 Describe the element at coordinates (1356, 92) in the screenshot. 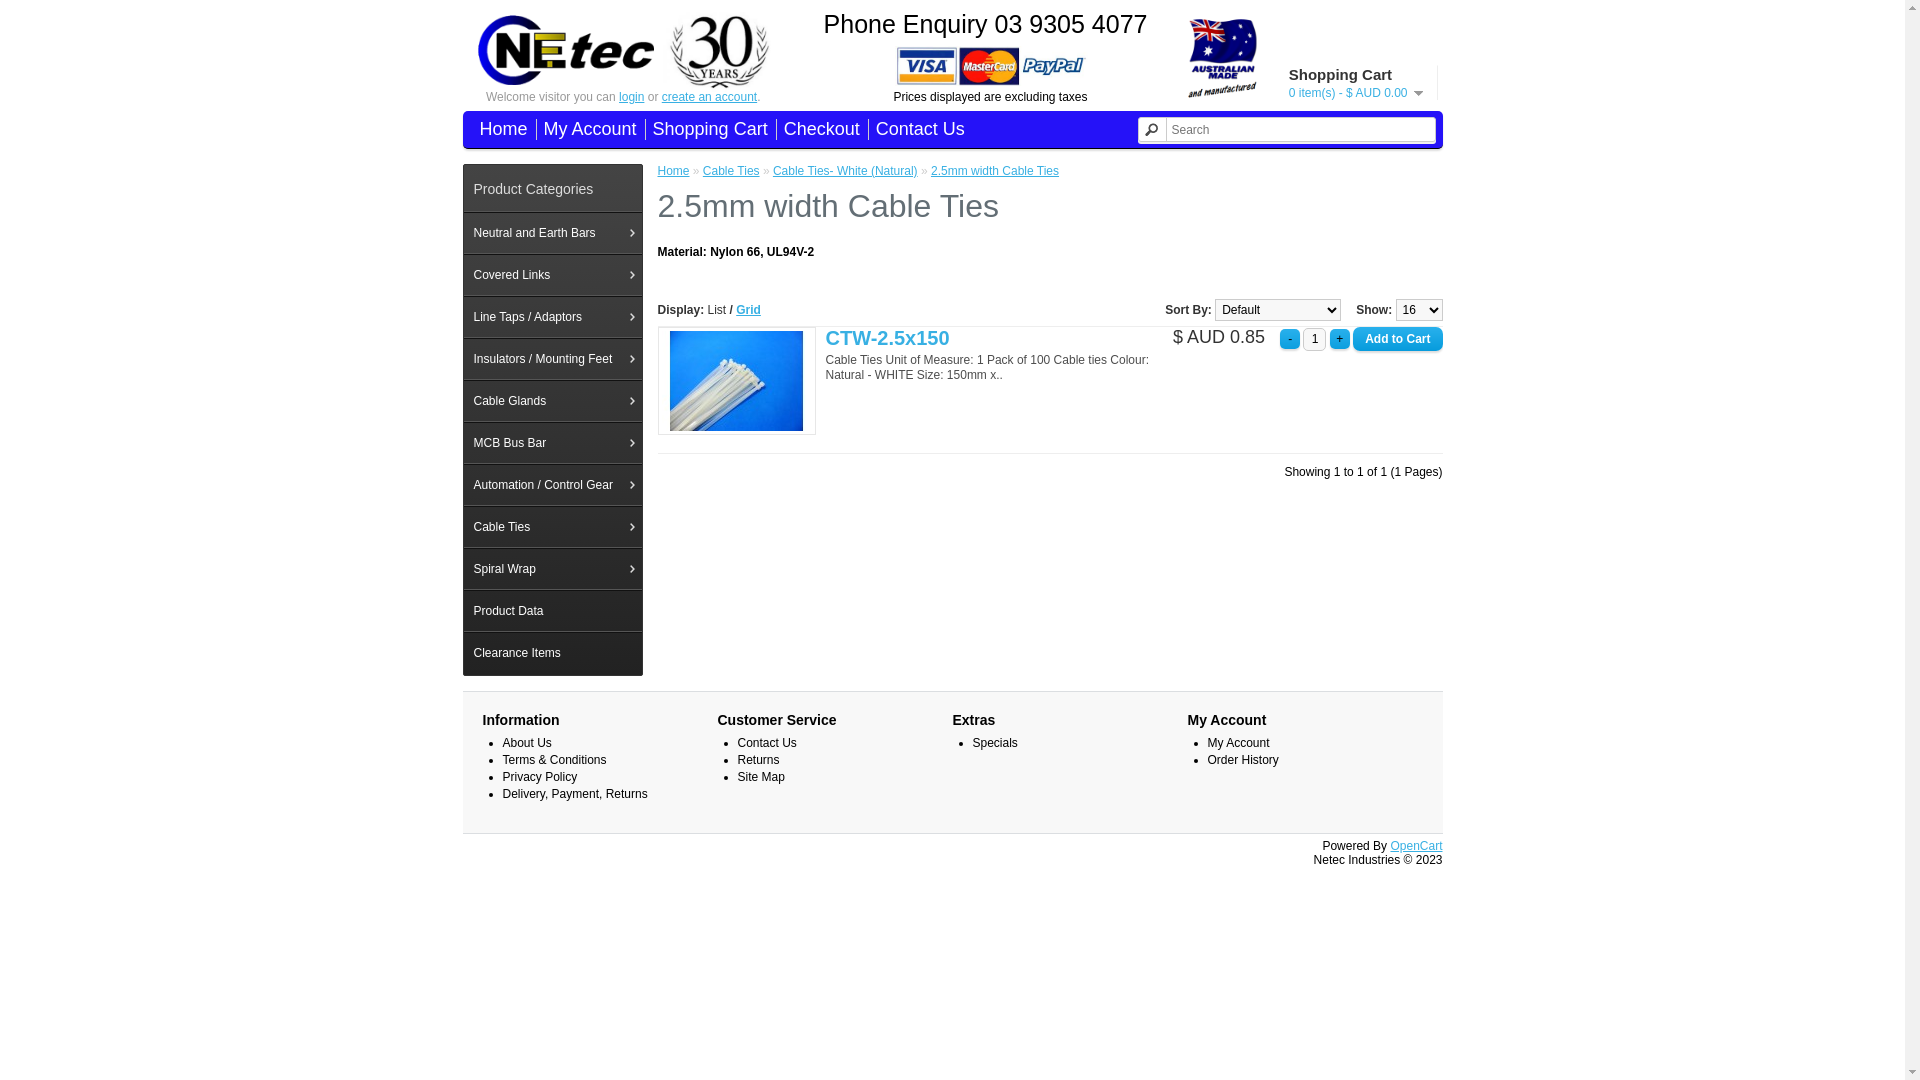

I see `'0 item(s) - $ AUD 0.00'` at that location.